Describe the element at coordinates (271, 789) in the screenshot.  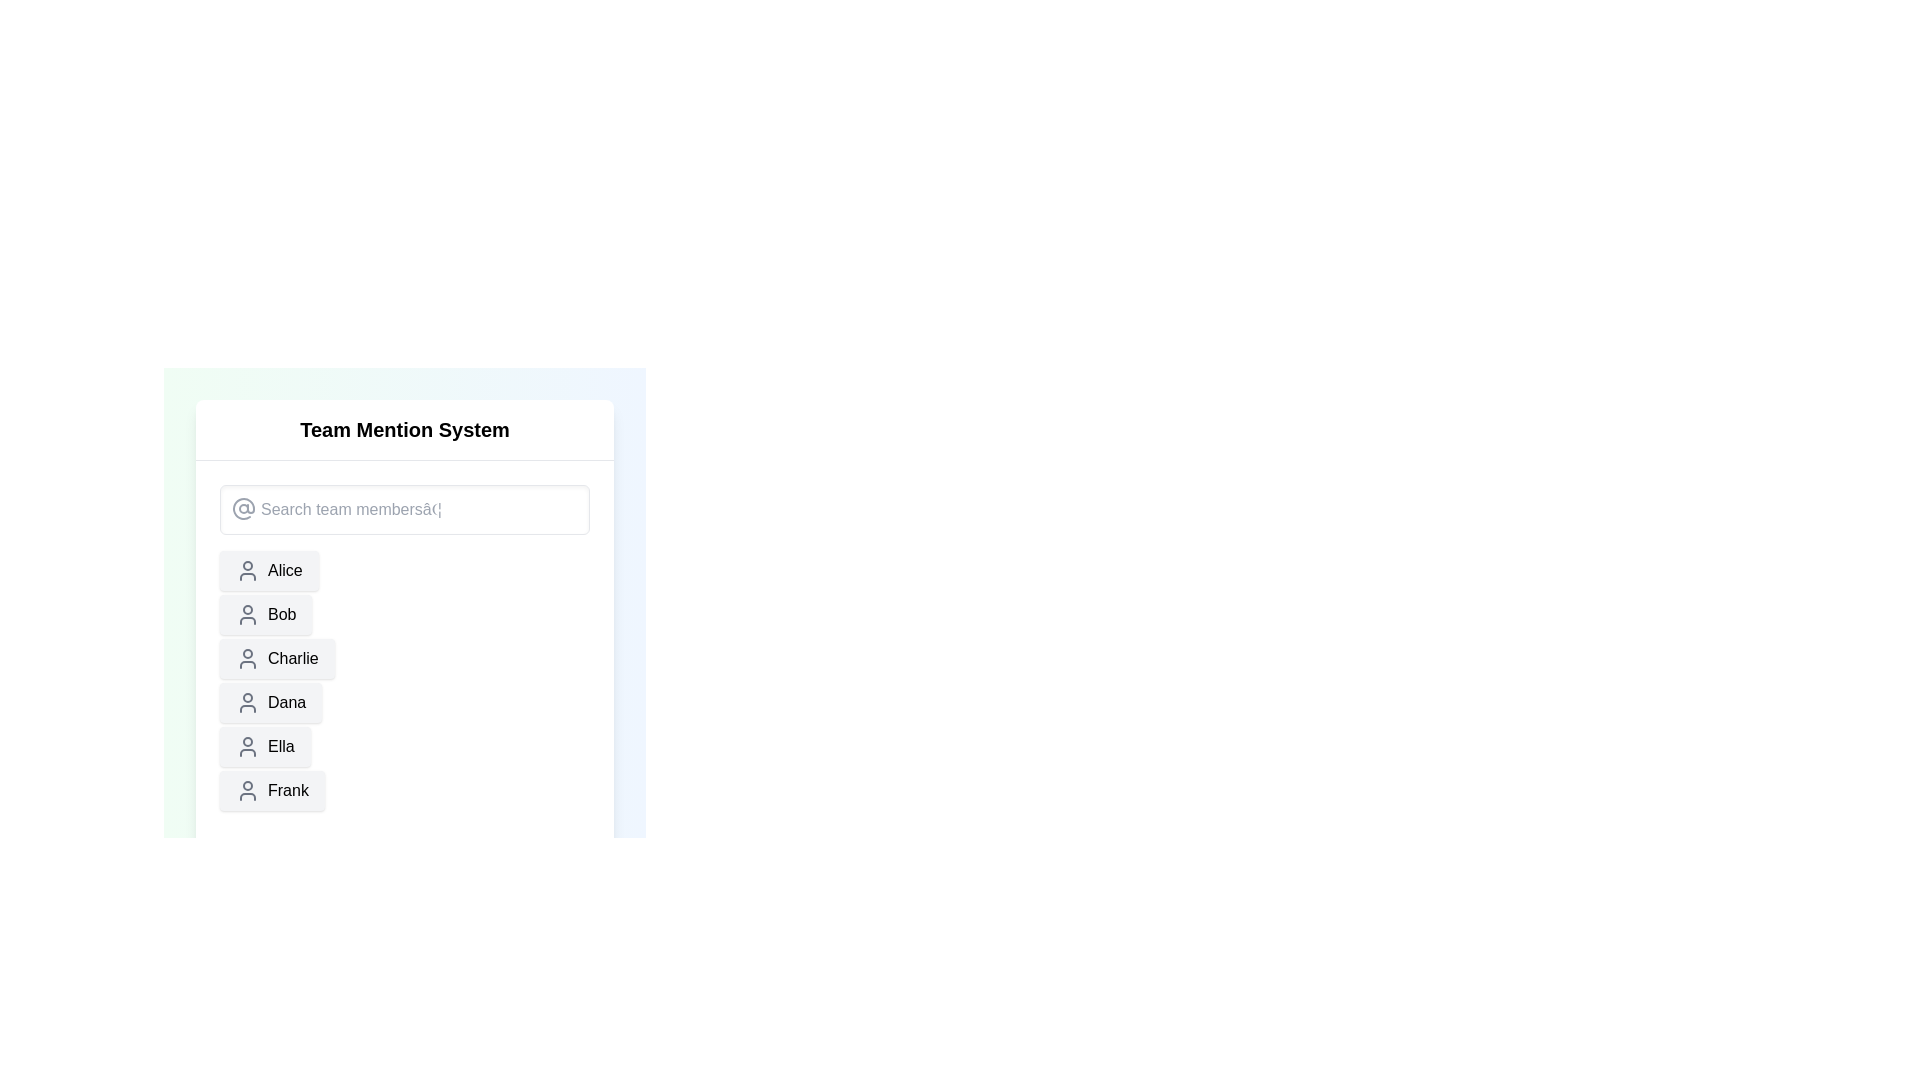
I see `the button labeled 'Frank' at the bottom of the user list` at that location.